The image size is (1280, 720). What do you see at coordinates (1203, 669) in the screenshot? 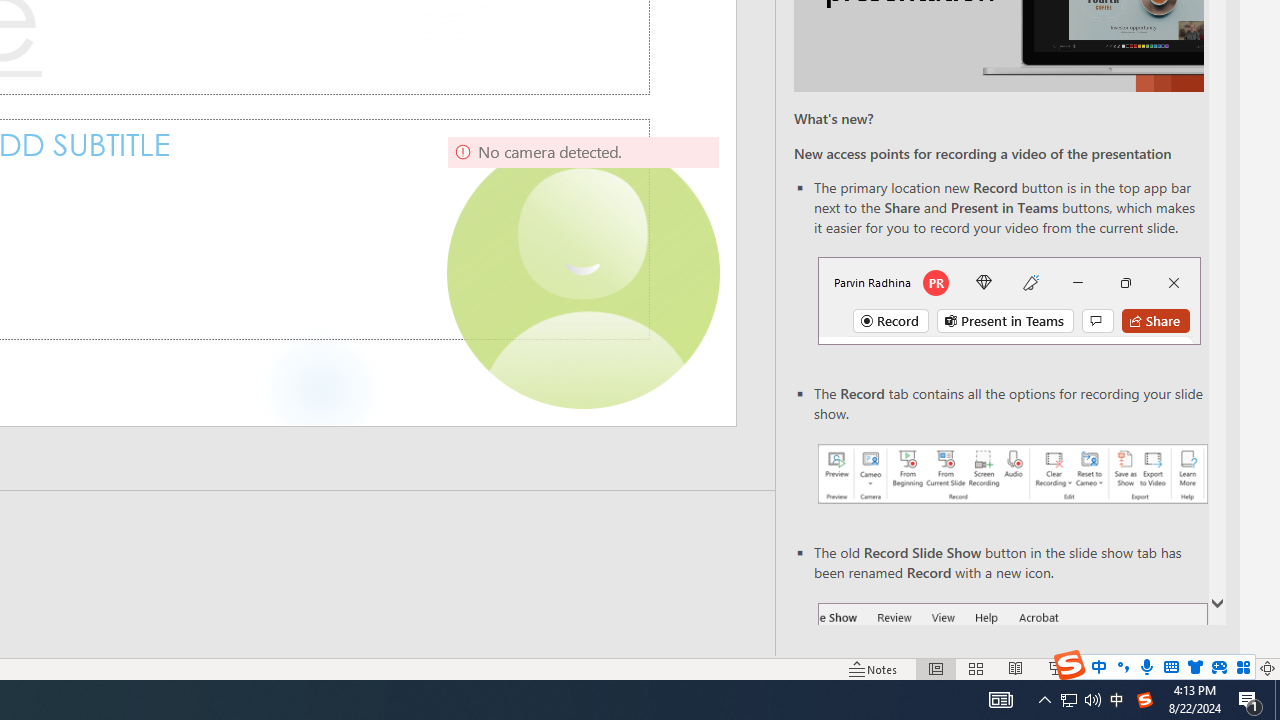
I see `'Zoom In'` at bounding box center [1203, 669].